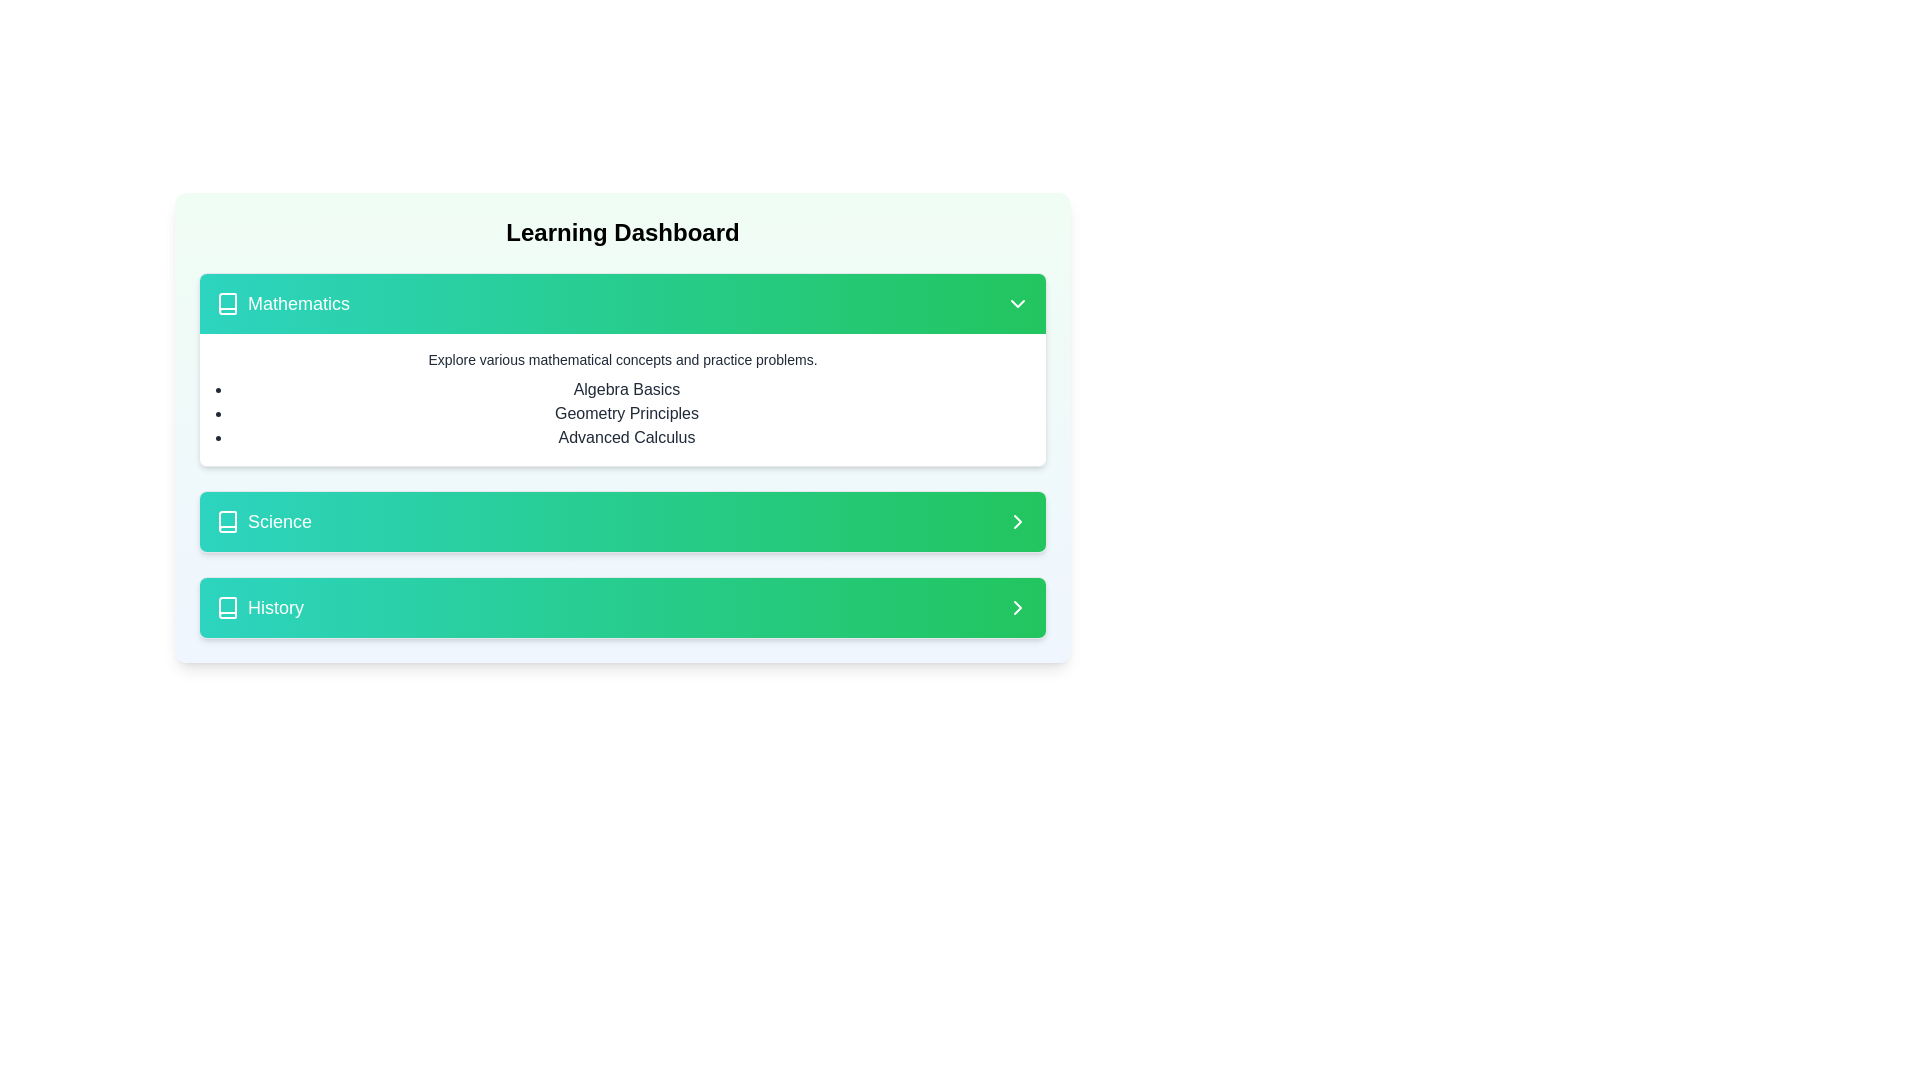 This screenshot has width=1920, height=1080. Describe the element at coordinates (626, 437) in the screenshot. I see `the Text label for advanced calculus topics, which is the third item in the bullet-point list under the 'Mathematics' section of the Learning Dashboard` at that location.